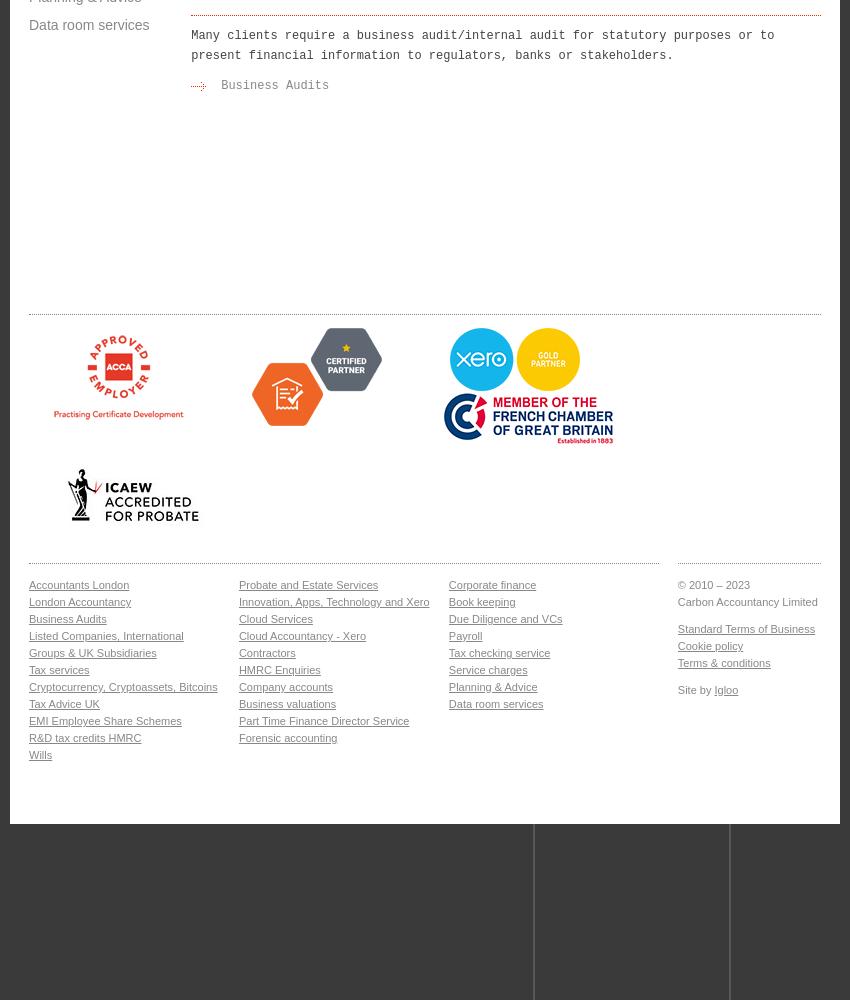  I want to click on 'Payroll', so click(464, 636).